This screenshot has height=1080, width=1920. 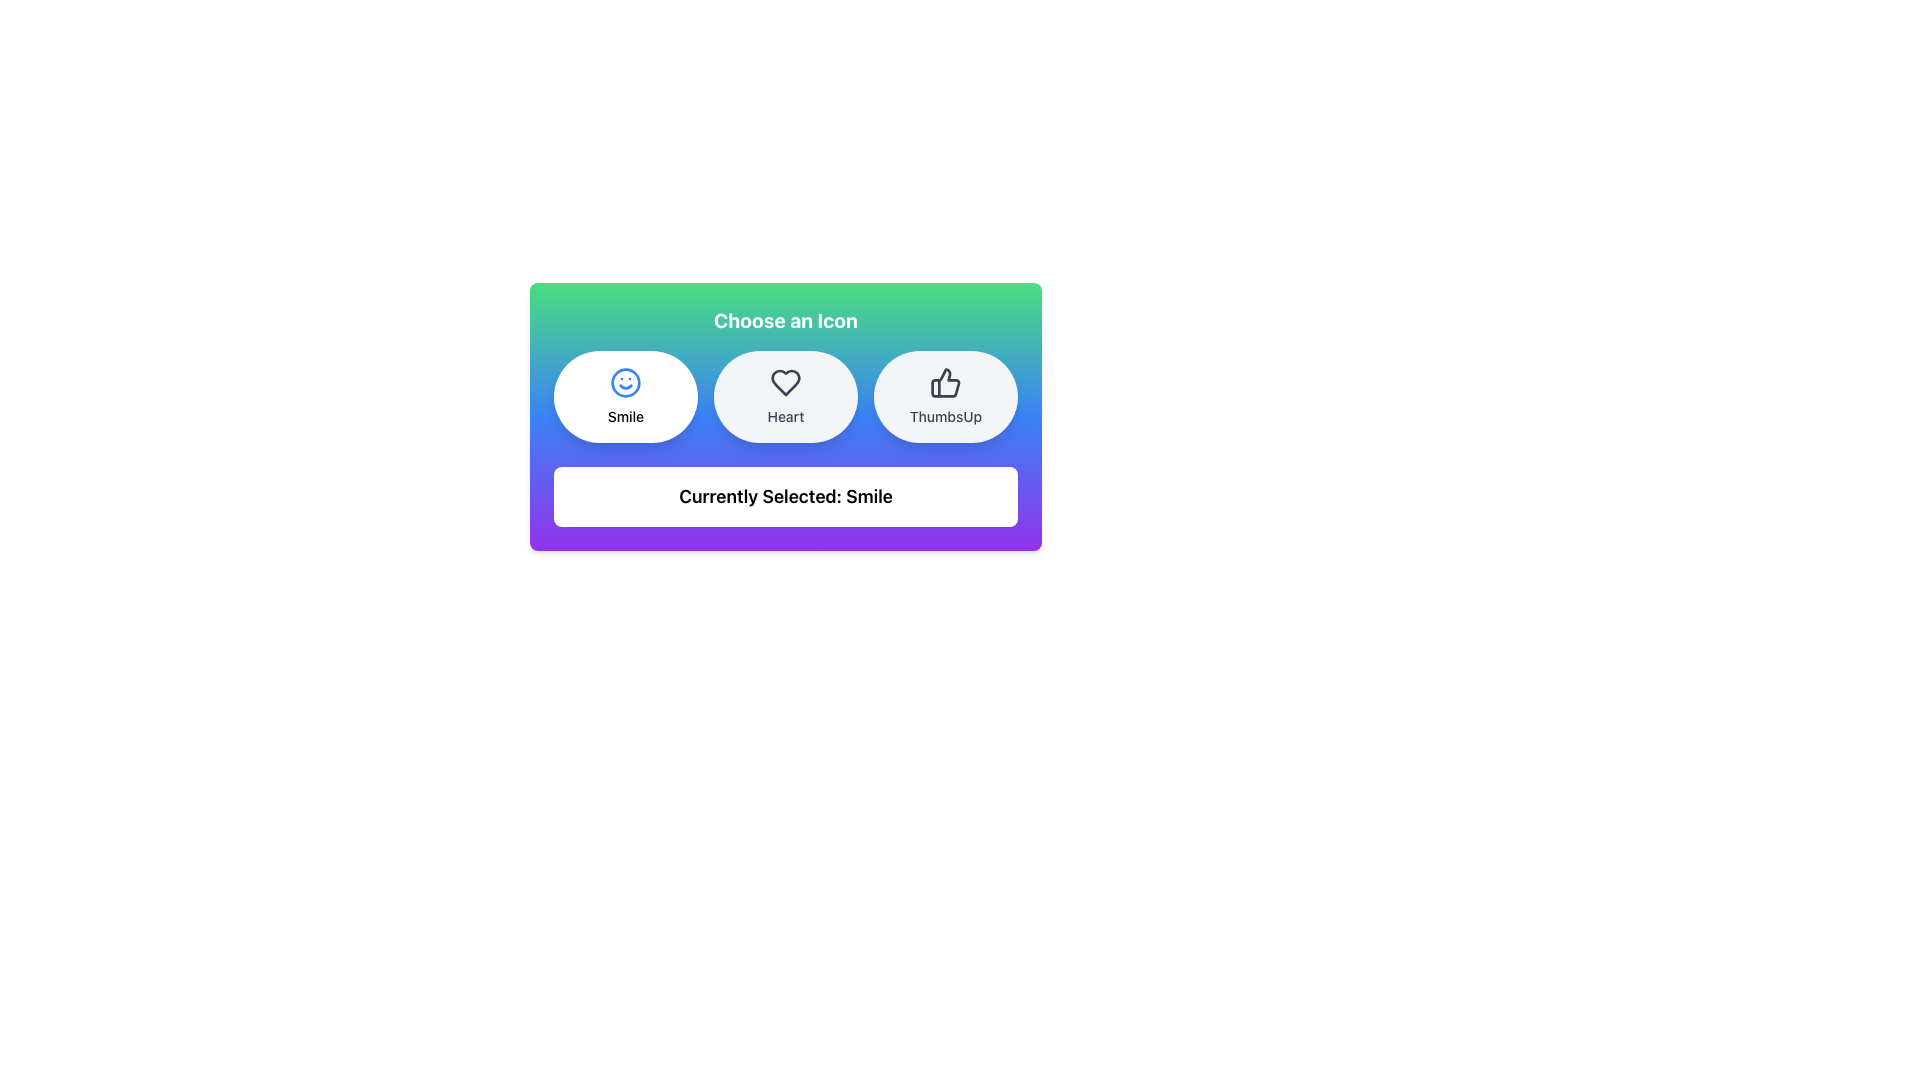 What do you see at coordinates (785, 397) in the screenshot?
I see `the middle button labeled 'Heart' with a heart-shaped icon` at bounding box center [785, 397].